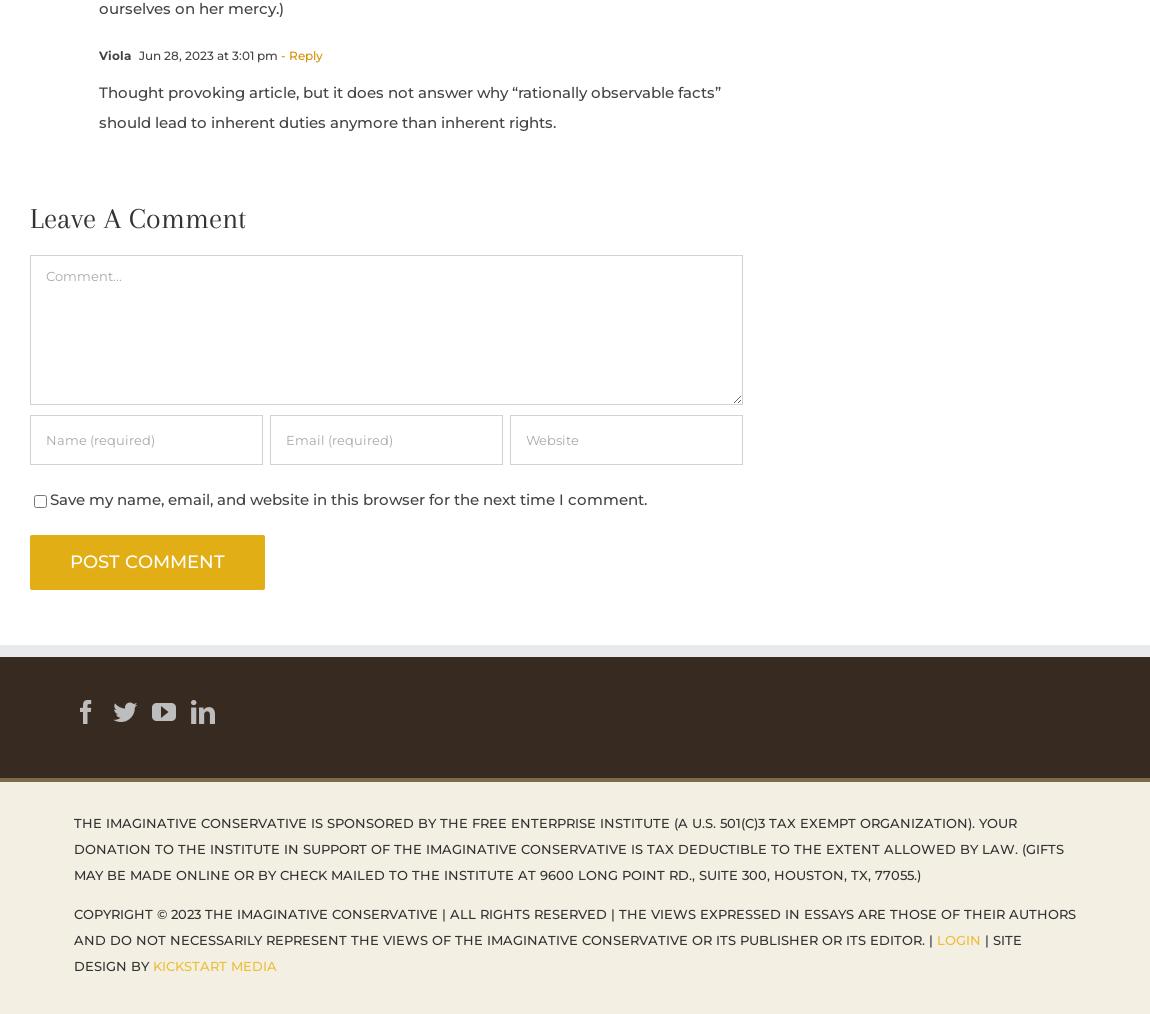 The image size is (1150, 1014). What do you see at coordinates (206, 53) in the screenshot?
I see `'Jun 28, 2023 at 3:01 pm'` at bounding box center [206, 53].